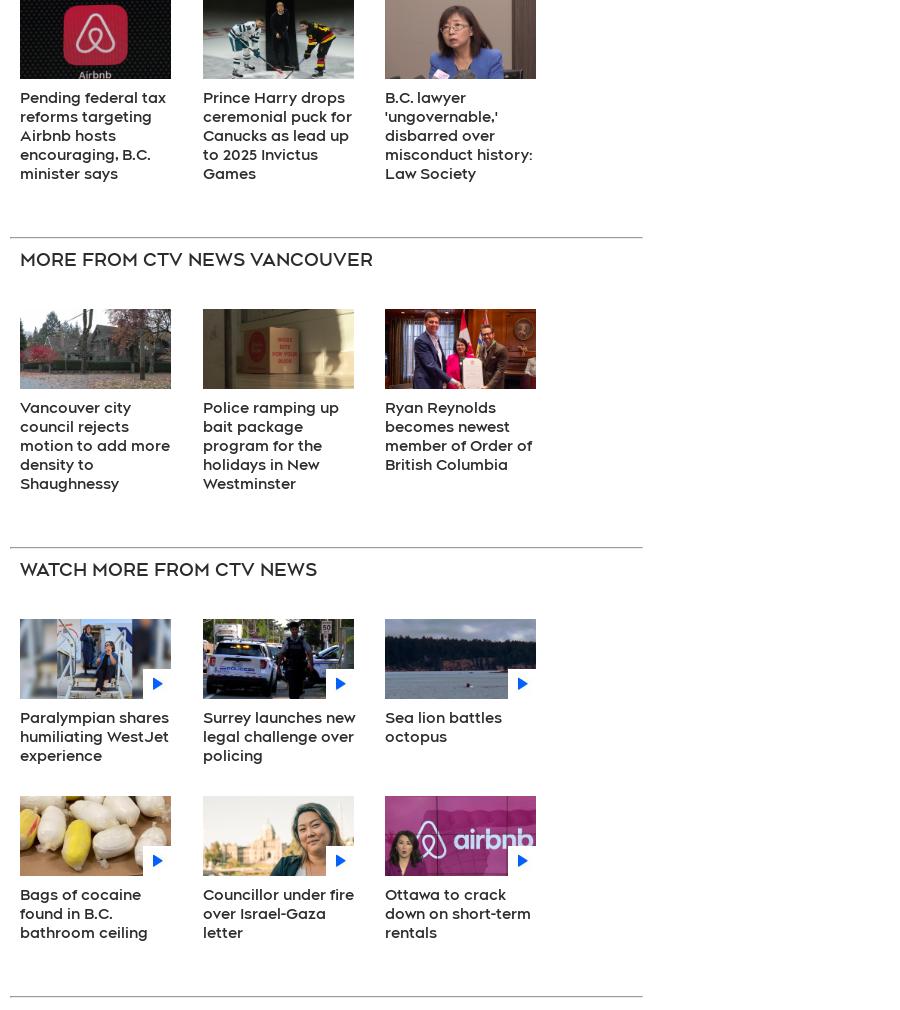 This screenshot has height=1010, width=900. What do you see at coordinates (18, 734) in the screenshot?
I see `'Paralympian shares humiliating WestJet experience'` at bounding box center [18, 734].